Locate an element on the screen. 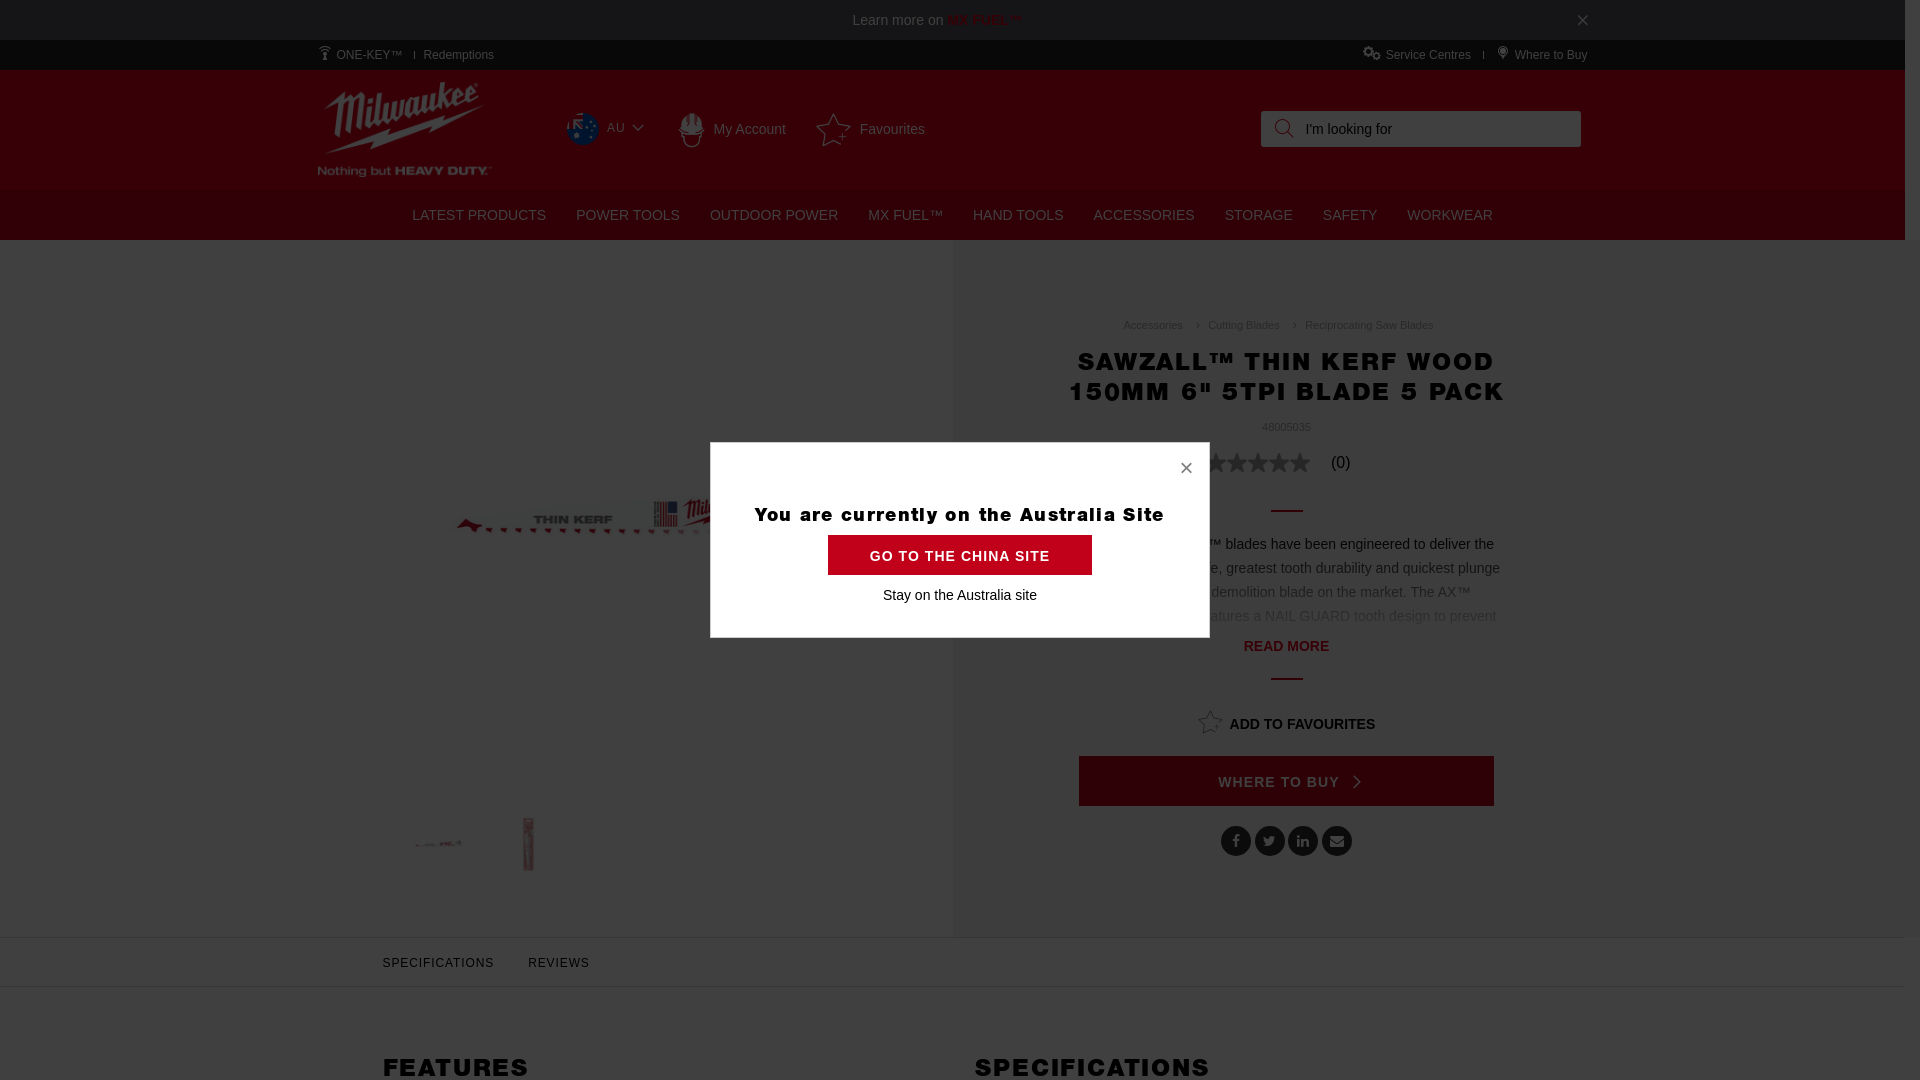 The width and height of the screenshot is (1920, 1080). 'ACCESSORIES' is located at coordinates (1077, 215).